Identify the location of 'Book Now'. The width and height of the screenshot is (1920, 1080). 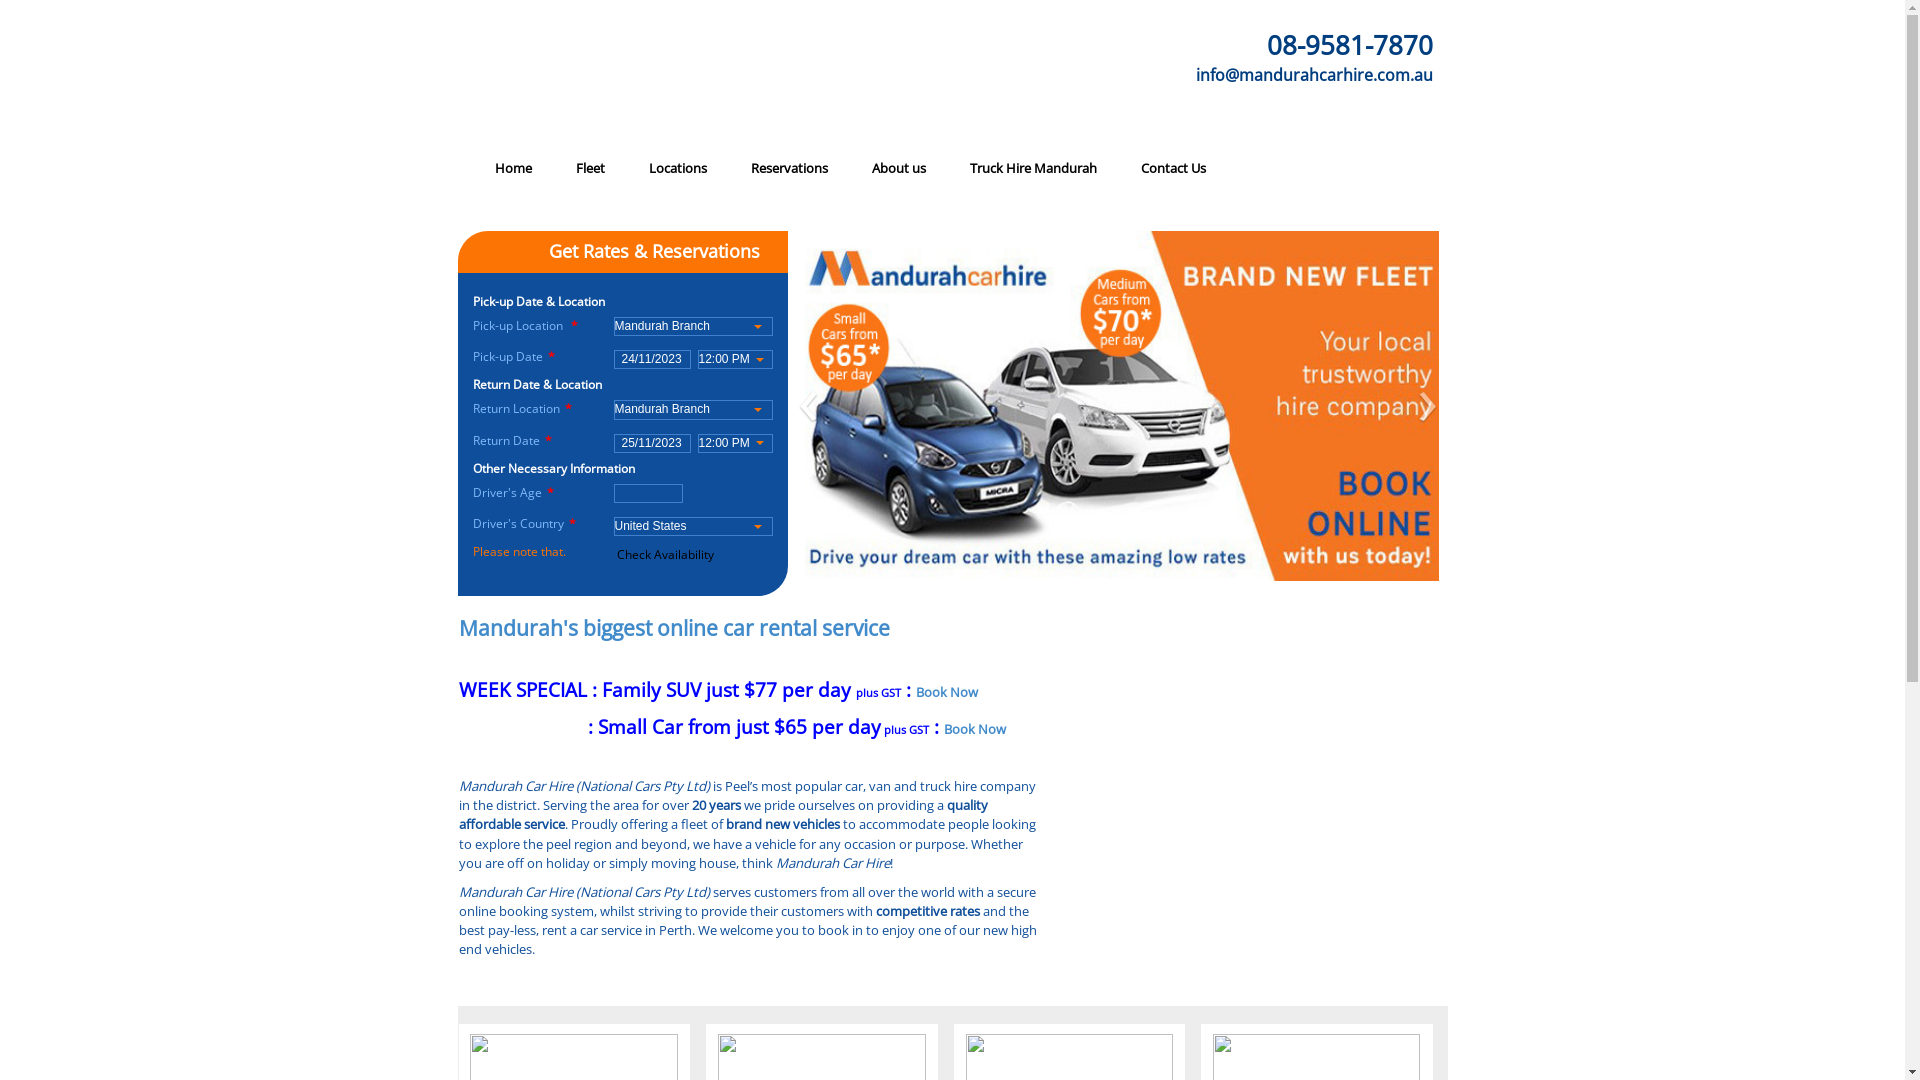
(945, 690).